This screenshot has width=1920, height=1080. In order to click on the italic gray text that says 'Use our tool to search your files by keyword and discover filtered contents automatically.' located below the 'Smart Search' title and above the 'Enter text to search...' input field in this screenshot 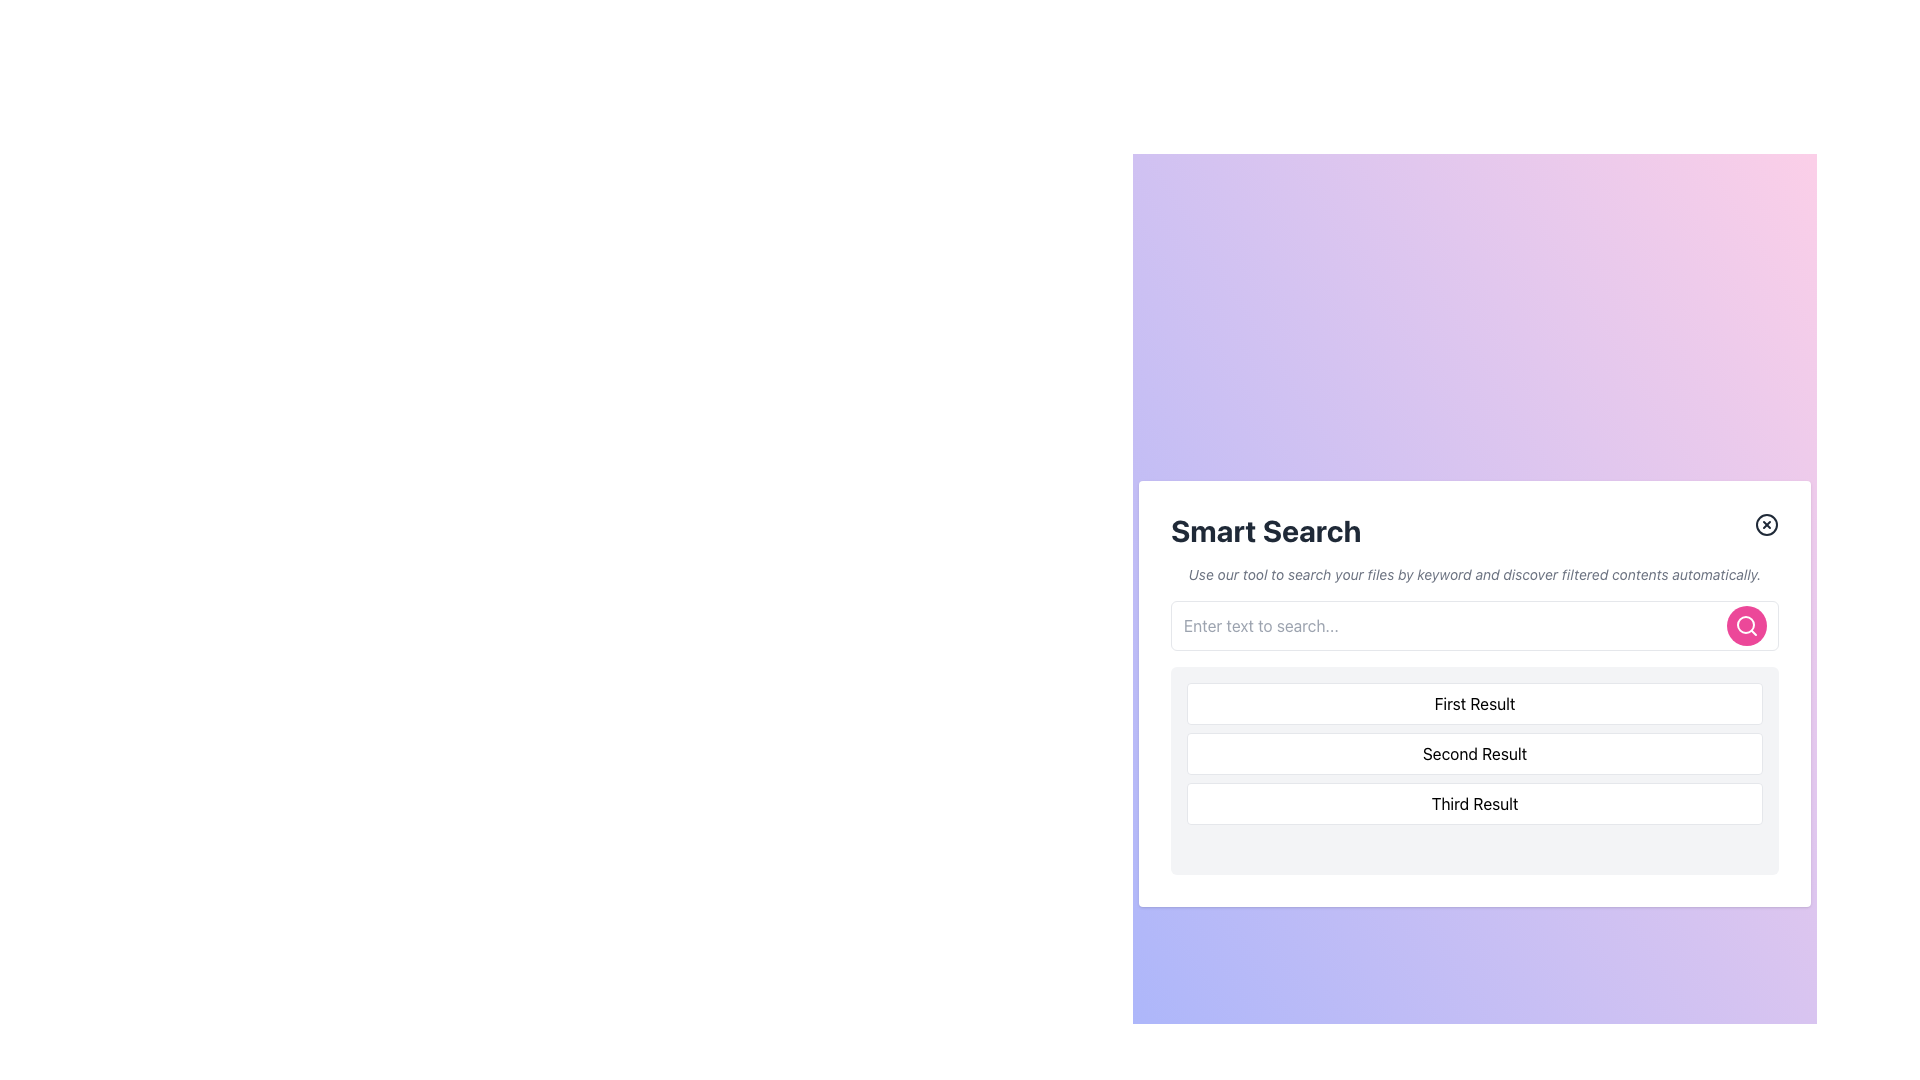, I will do `click(1474, 574)`.